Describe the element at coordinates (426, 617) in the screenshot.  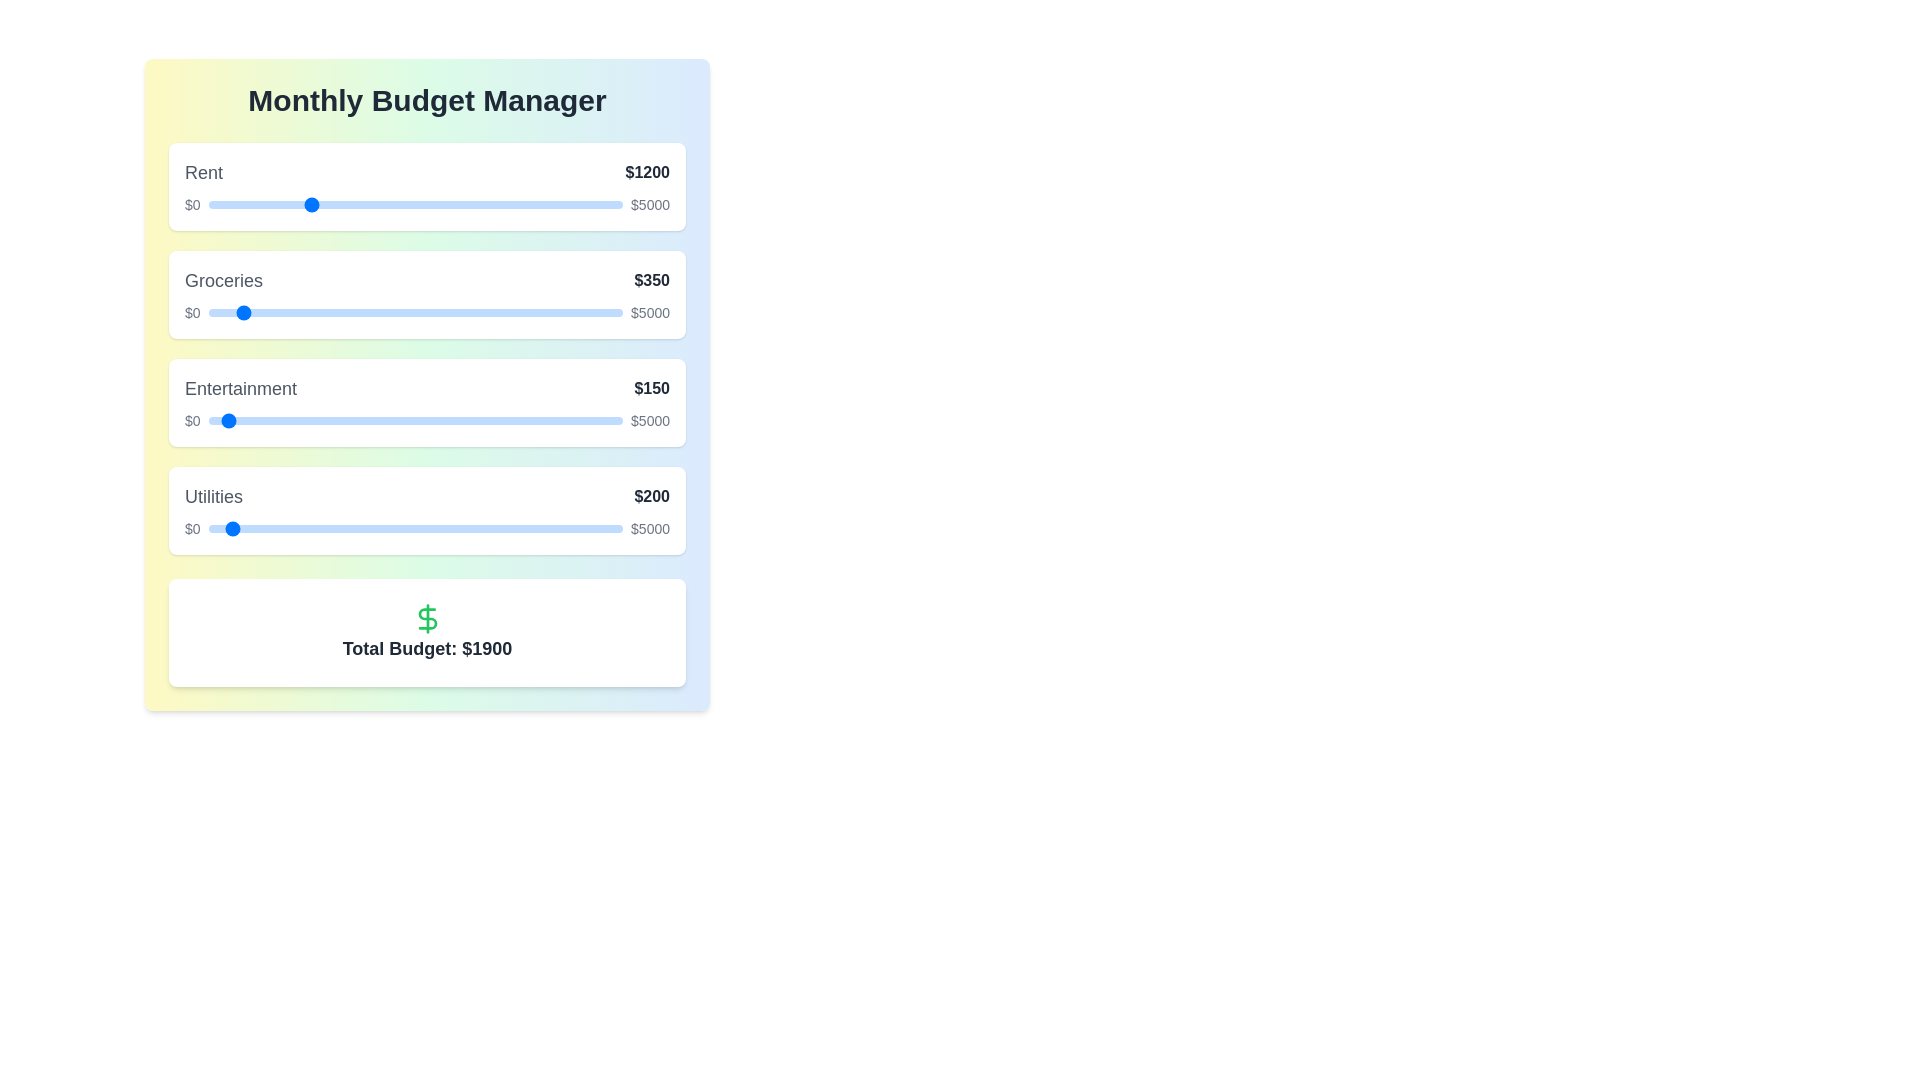
I see `the curved lines forming the top and bottom parts of the green dollar sign icon located in the budget summary box` at that location.